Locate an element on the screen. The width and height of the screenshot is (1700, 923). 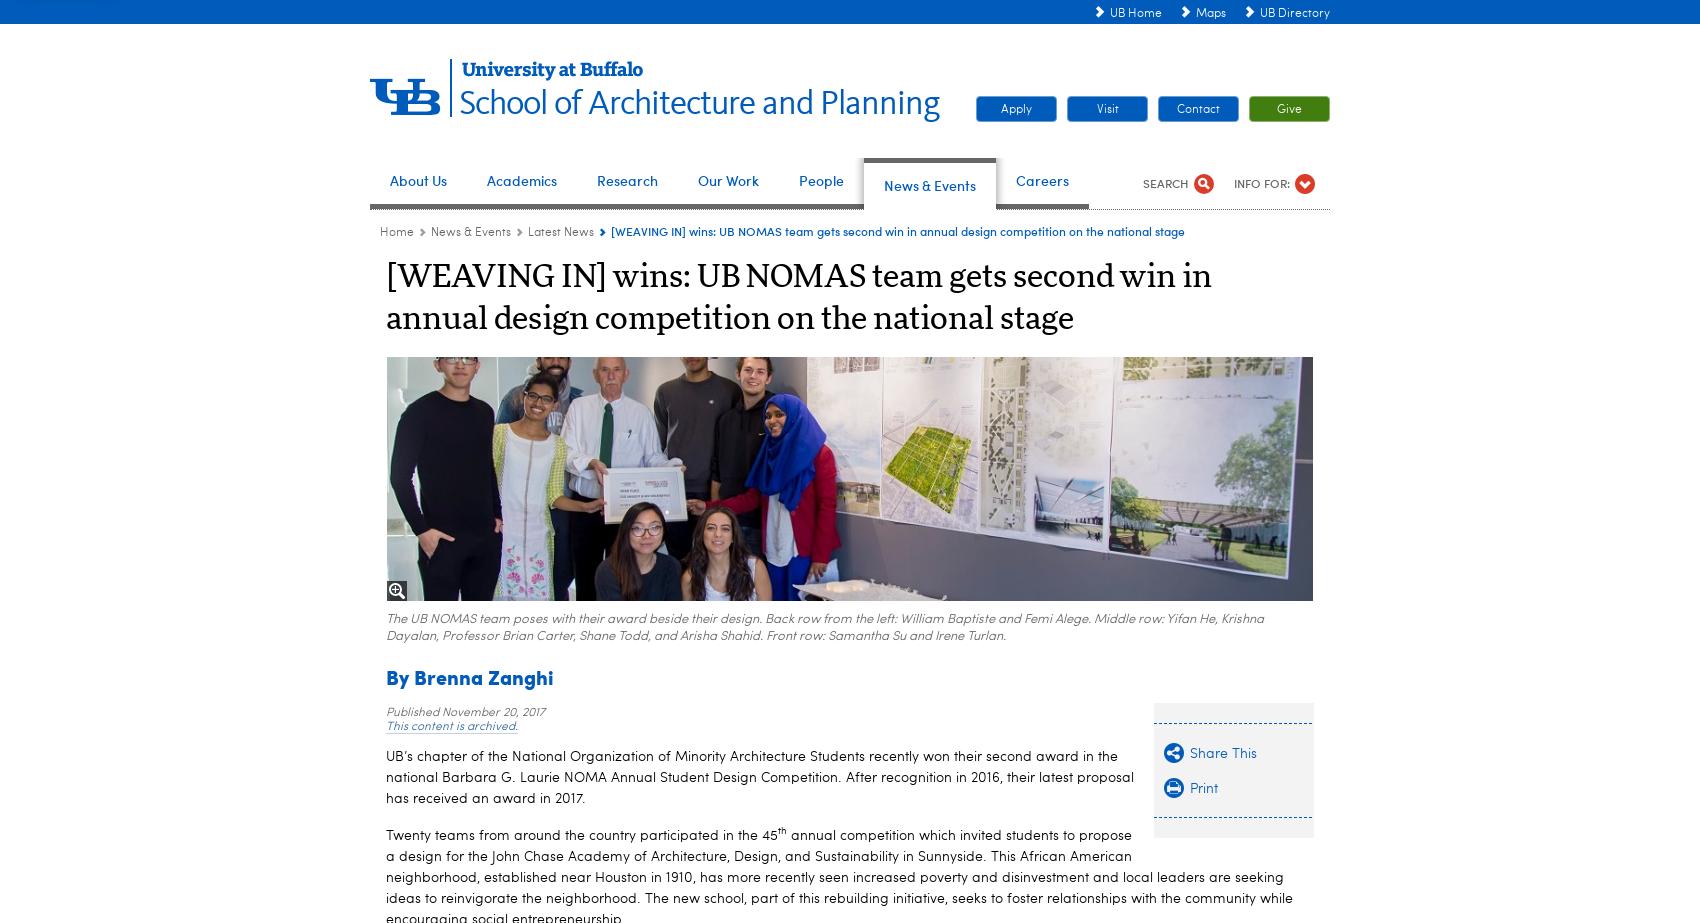
'Print' is located at coordinates (1202, 786).